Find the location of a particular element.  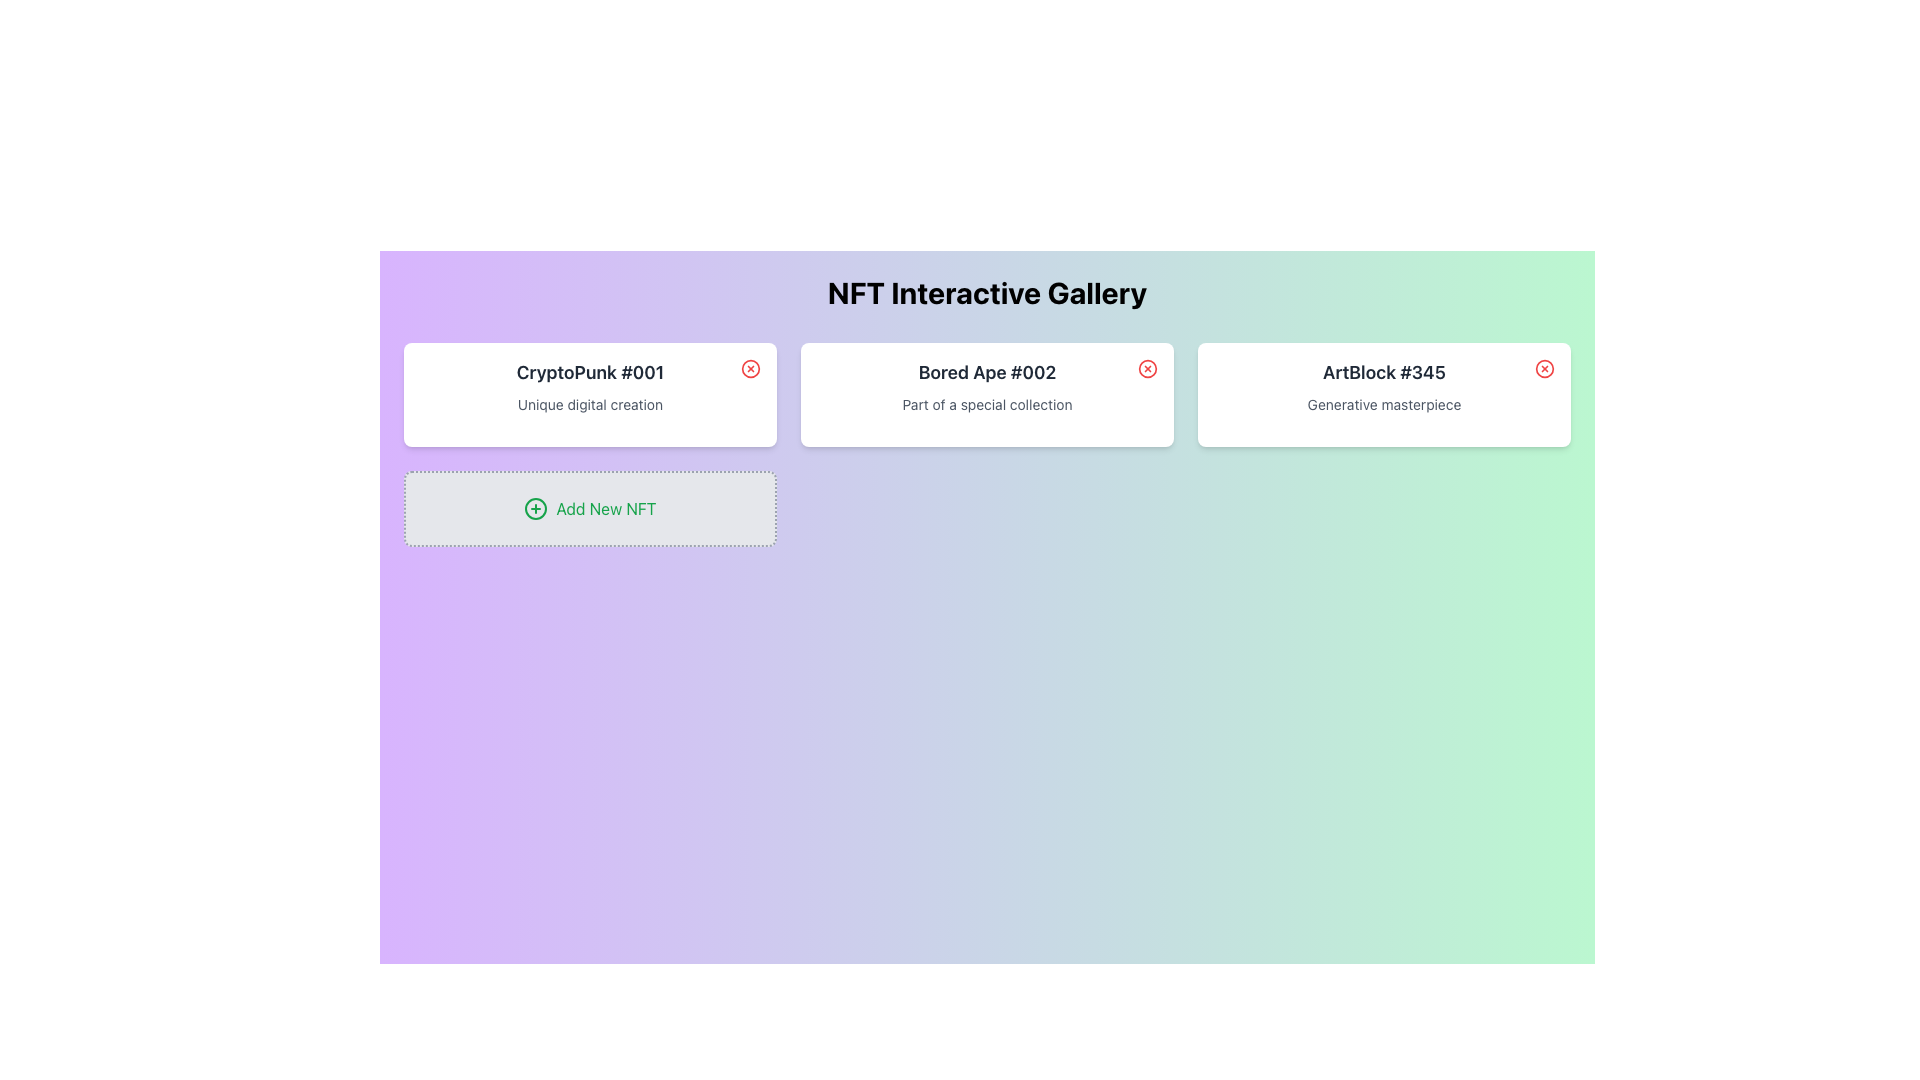

the red circular button located at the top-right corner of the 'ArtBlock #345' card is located at coordinates (1544, 369).